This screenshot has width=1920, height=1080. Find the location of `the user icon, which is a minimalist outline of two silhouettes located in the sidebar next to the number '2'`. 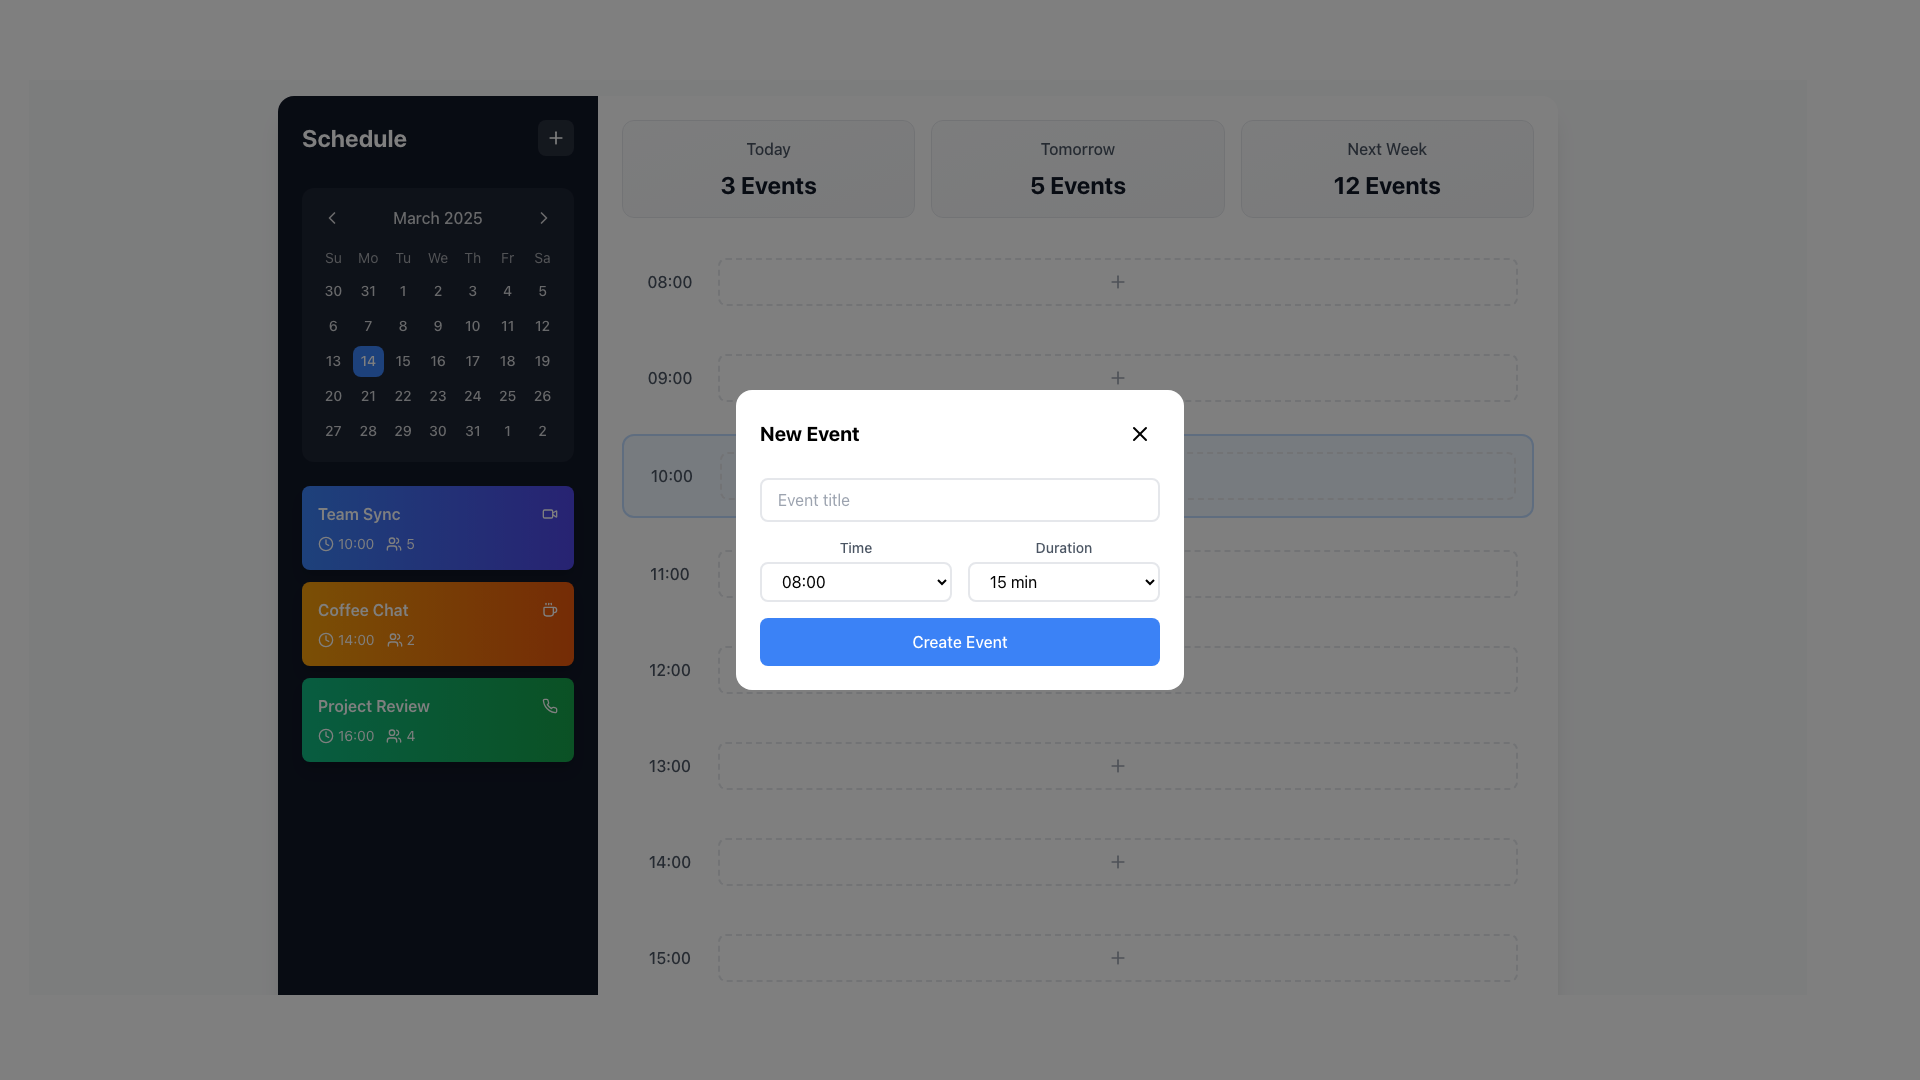

the user icon, which is a minimalist outline of two silhouettes located in the sidebar next to the number '2' is located at coordinates (394, 640).